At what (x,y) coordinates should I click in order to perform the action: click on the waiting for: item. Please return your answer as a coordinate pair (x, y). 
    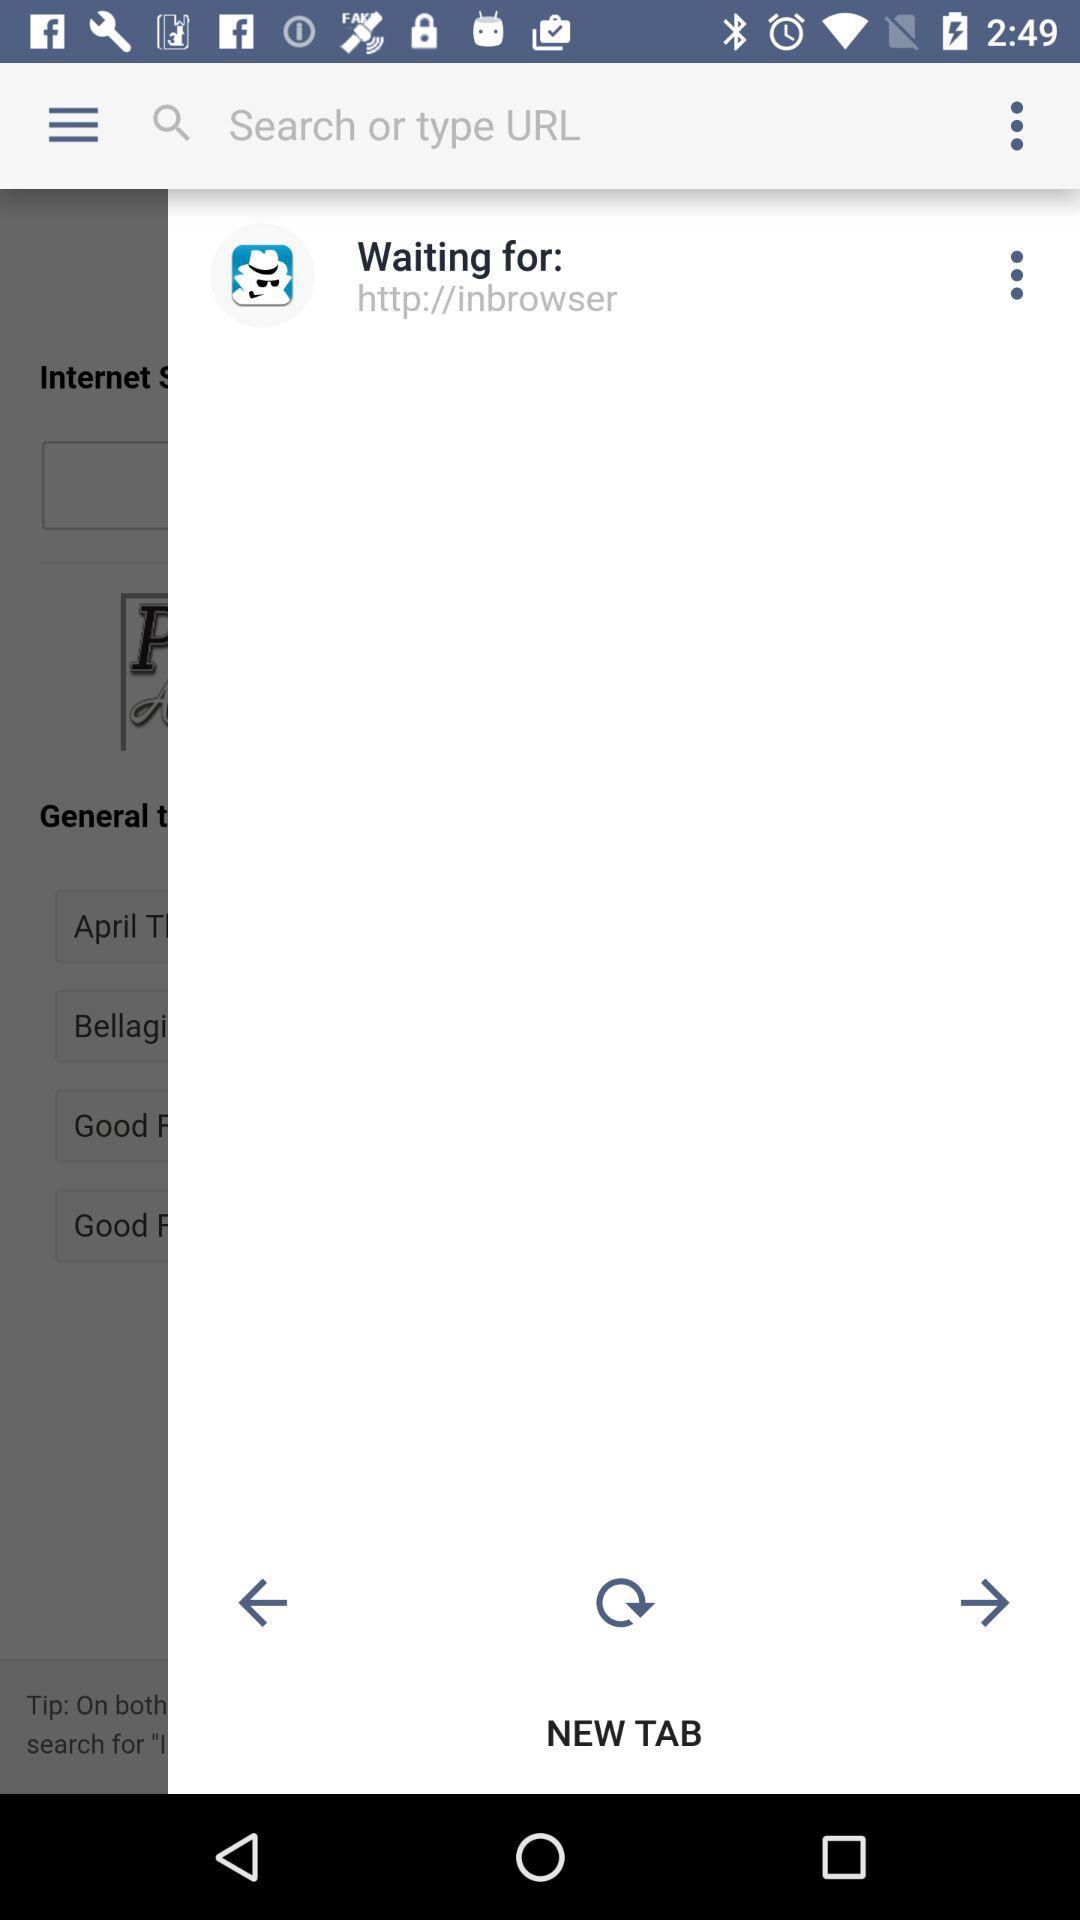
    Looking at the image, I should click on (460, 254).